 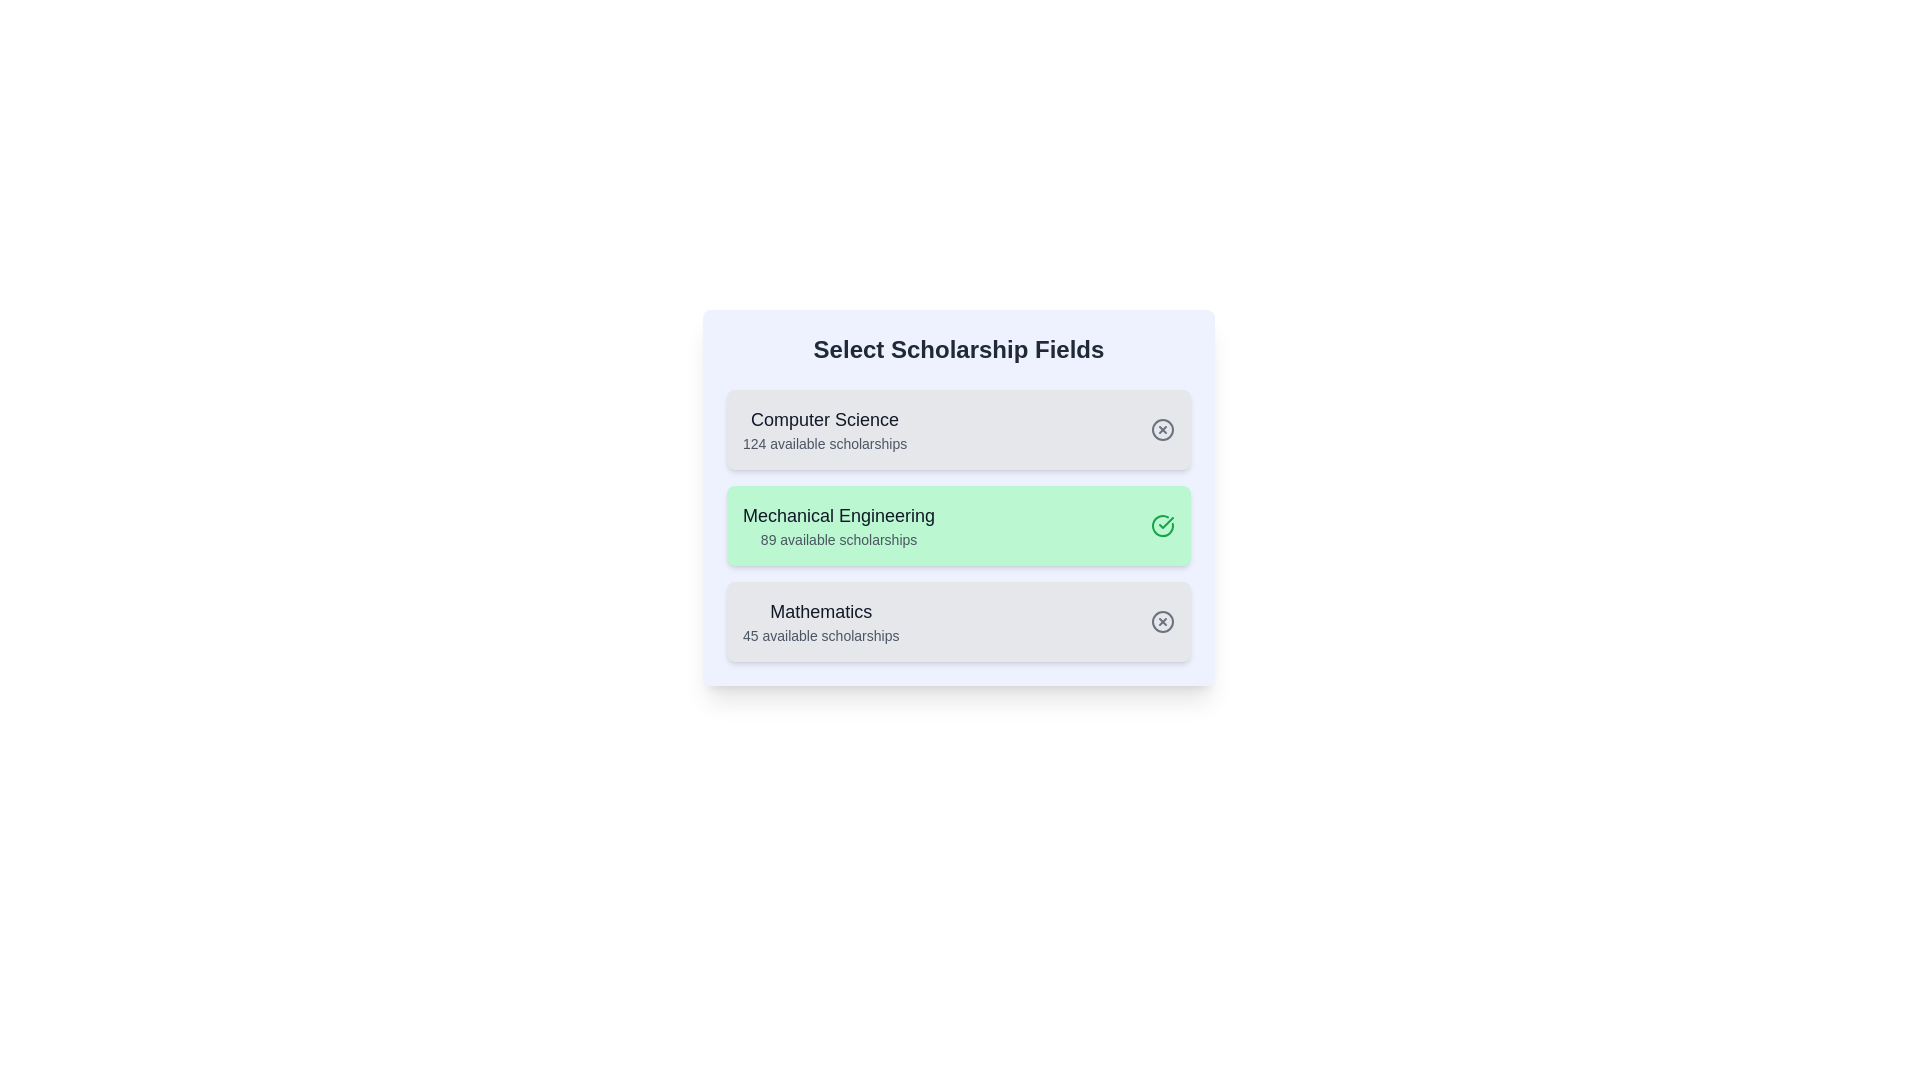 What do you see at coordinates (958, 620) in the screenshot?
I see `the field Mathematics by clicking on its card` at bounding box center [958, 620].